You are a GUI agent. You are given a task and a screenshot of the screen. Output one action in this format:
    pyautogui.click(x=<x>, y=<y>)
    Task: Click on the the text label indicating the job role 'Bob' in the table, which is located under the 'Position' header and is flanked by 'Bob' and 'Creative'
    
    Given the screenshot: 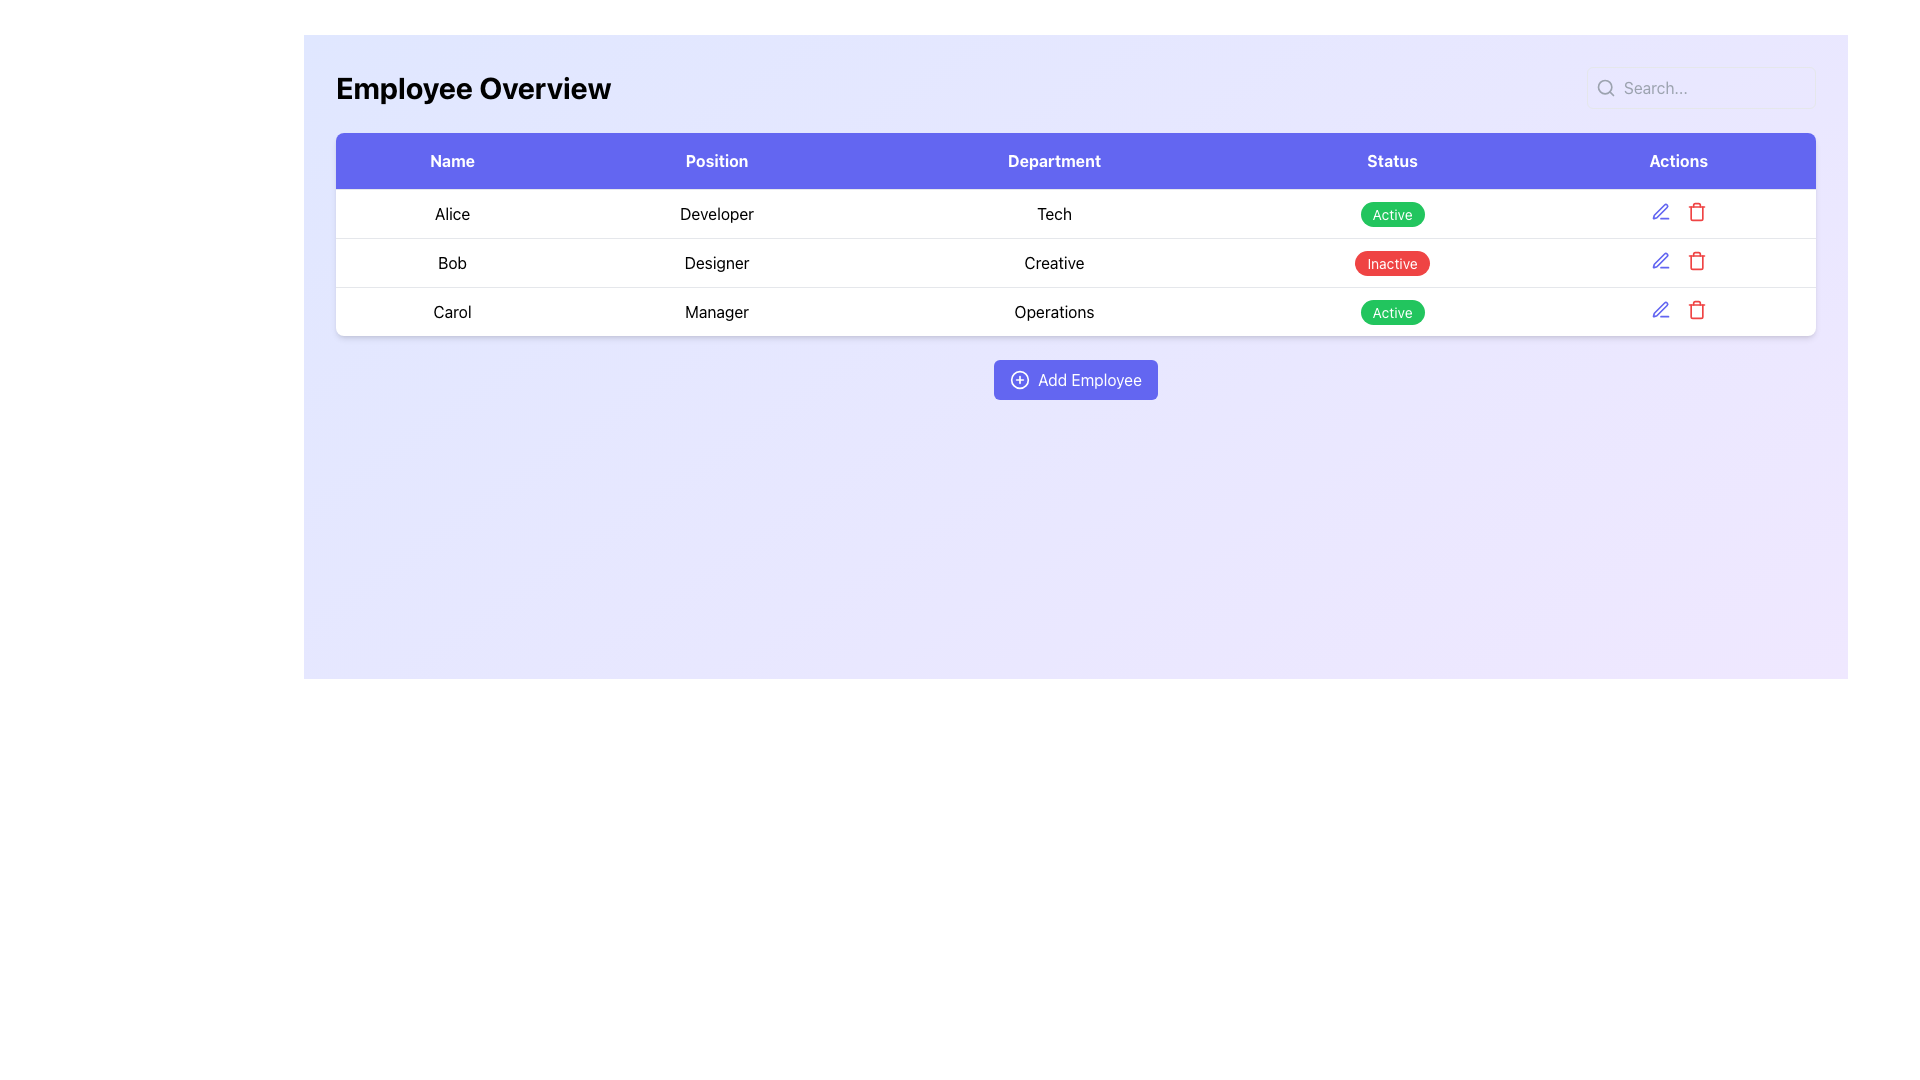 What is the action you would take?
    pyautogui.click(x=717, y=261)
    